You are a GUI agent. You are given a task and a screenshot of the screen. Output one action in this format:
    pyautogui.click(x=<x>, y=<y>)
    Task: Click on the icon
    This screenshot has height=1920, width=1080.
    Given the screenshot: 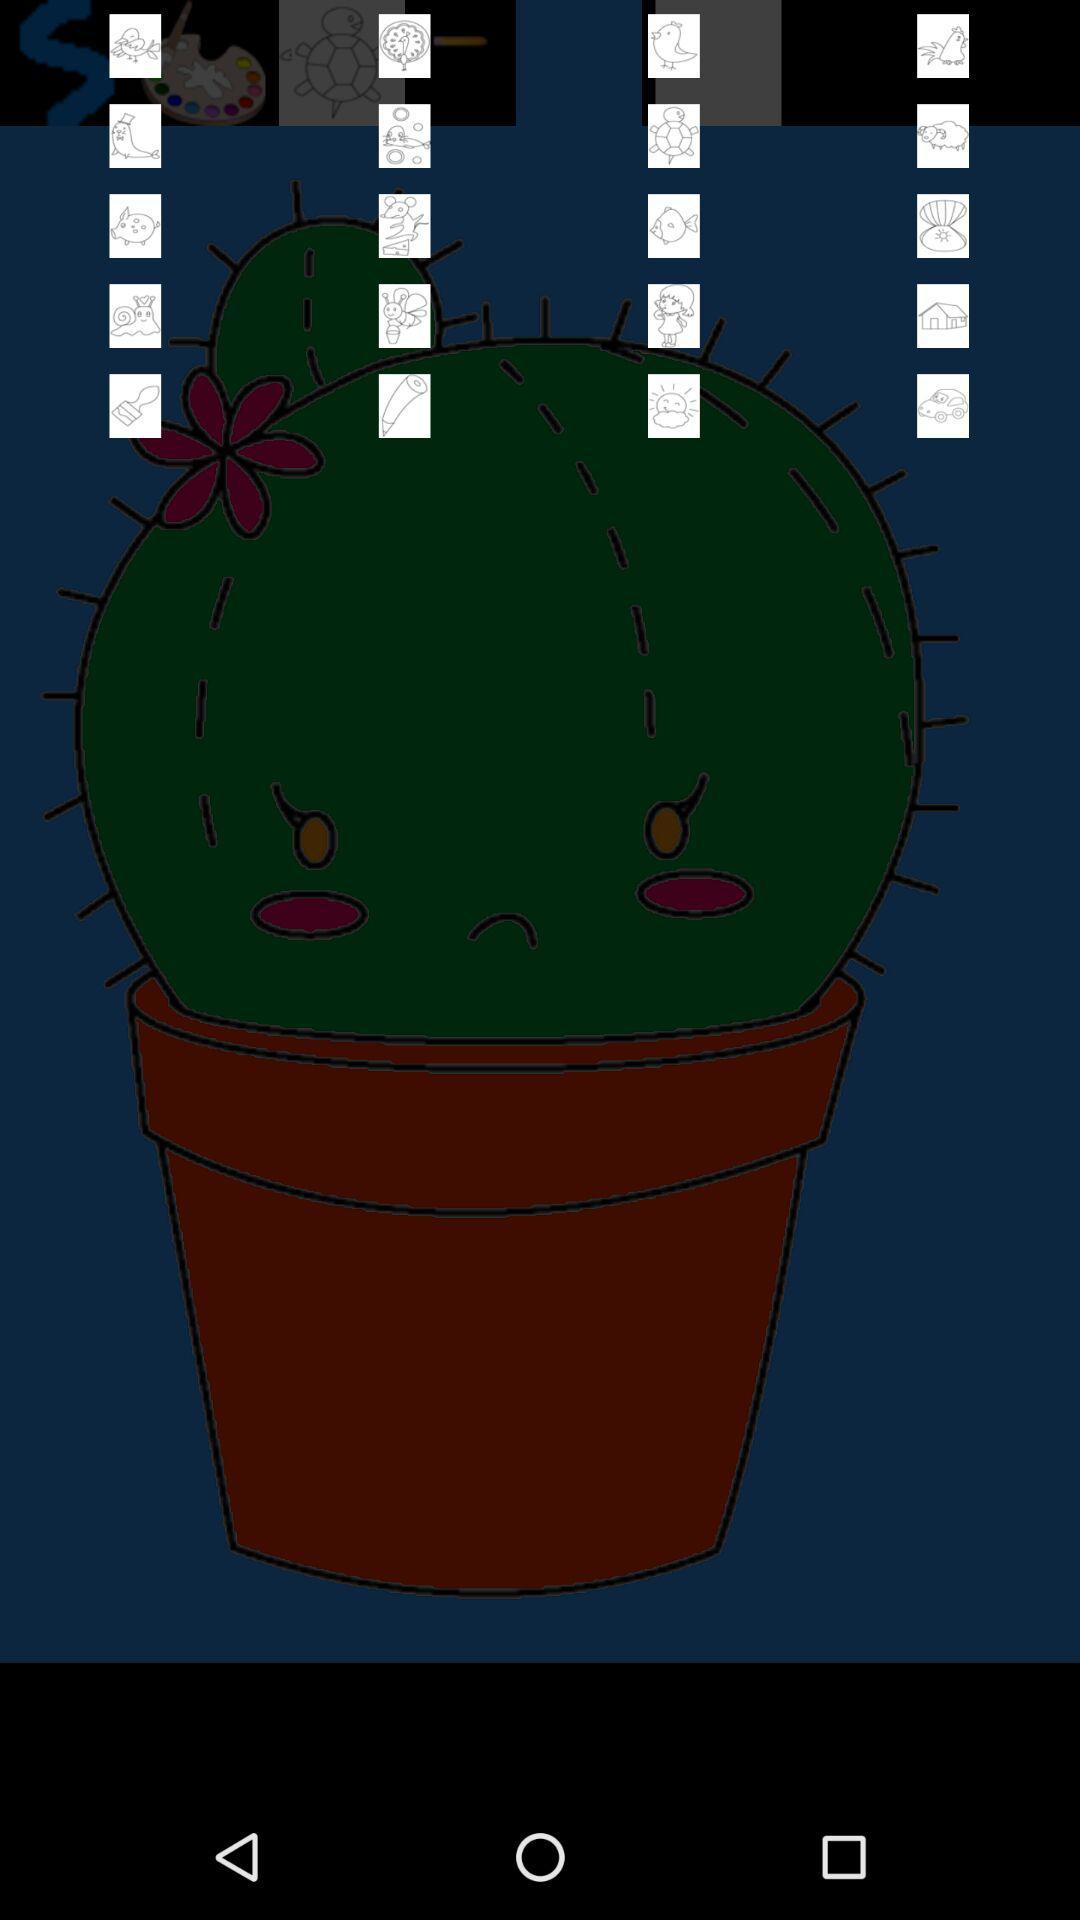 What is the action you would take?
    pyautogui.click(x=943, y=46)
    